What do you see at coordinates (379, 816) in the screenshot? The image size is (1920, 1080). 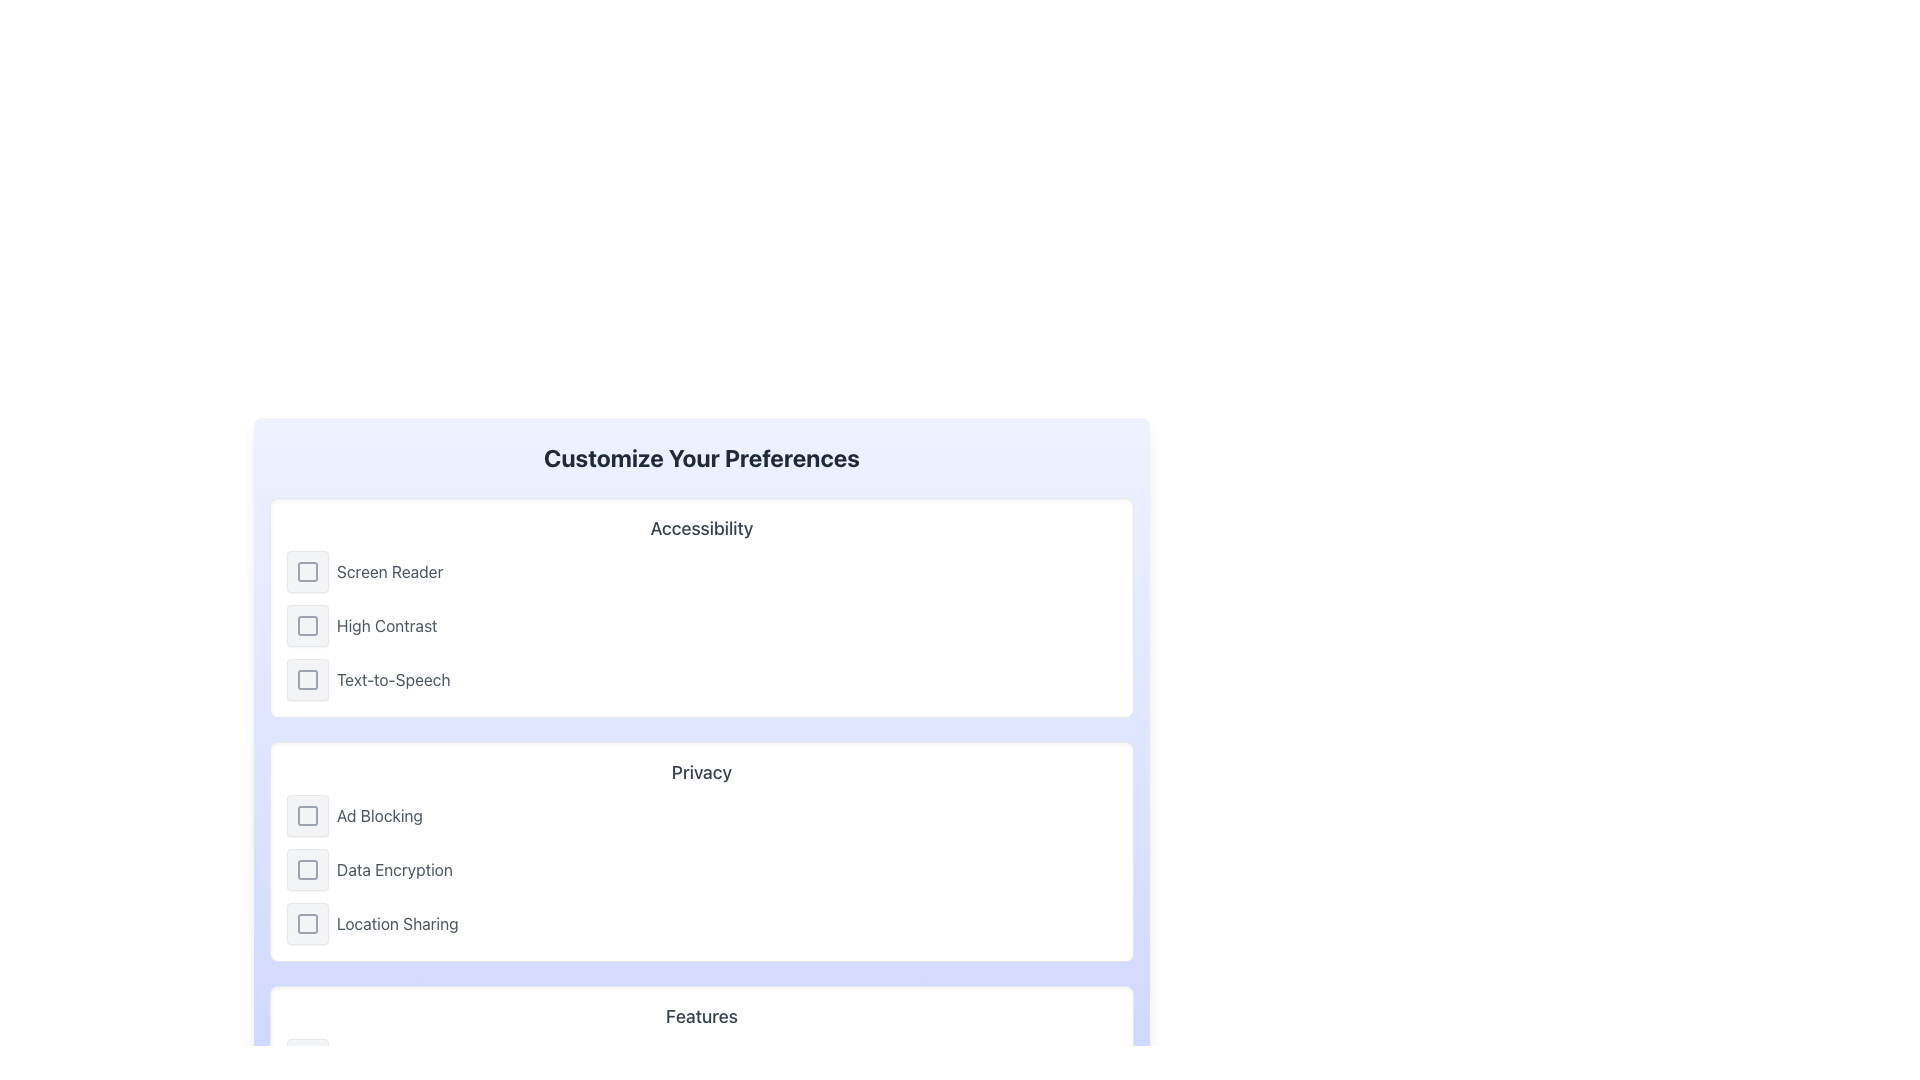 I see `the 'Ad Blocking' text label in gray color, which is located in the third position under the 'Privacy' section` at bounding box center [379, 816].